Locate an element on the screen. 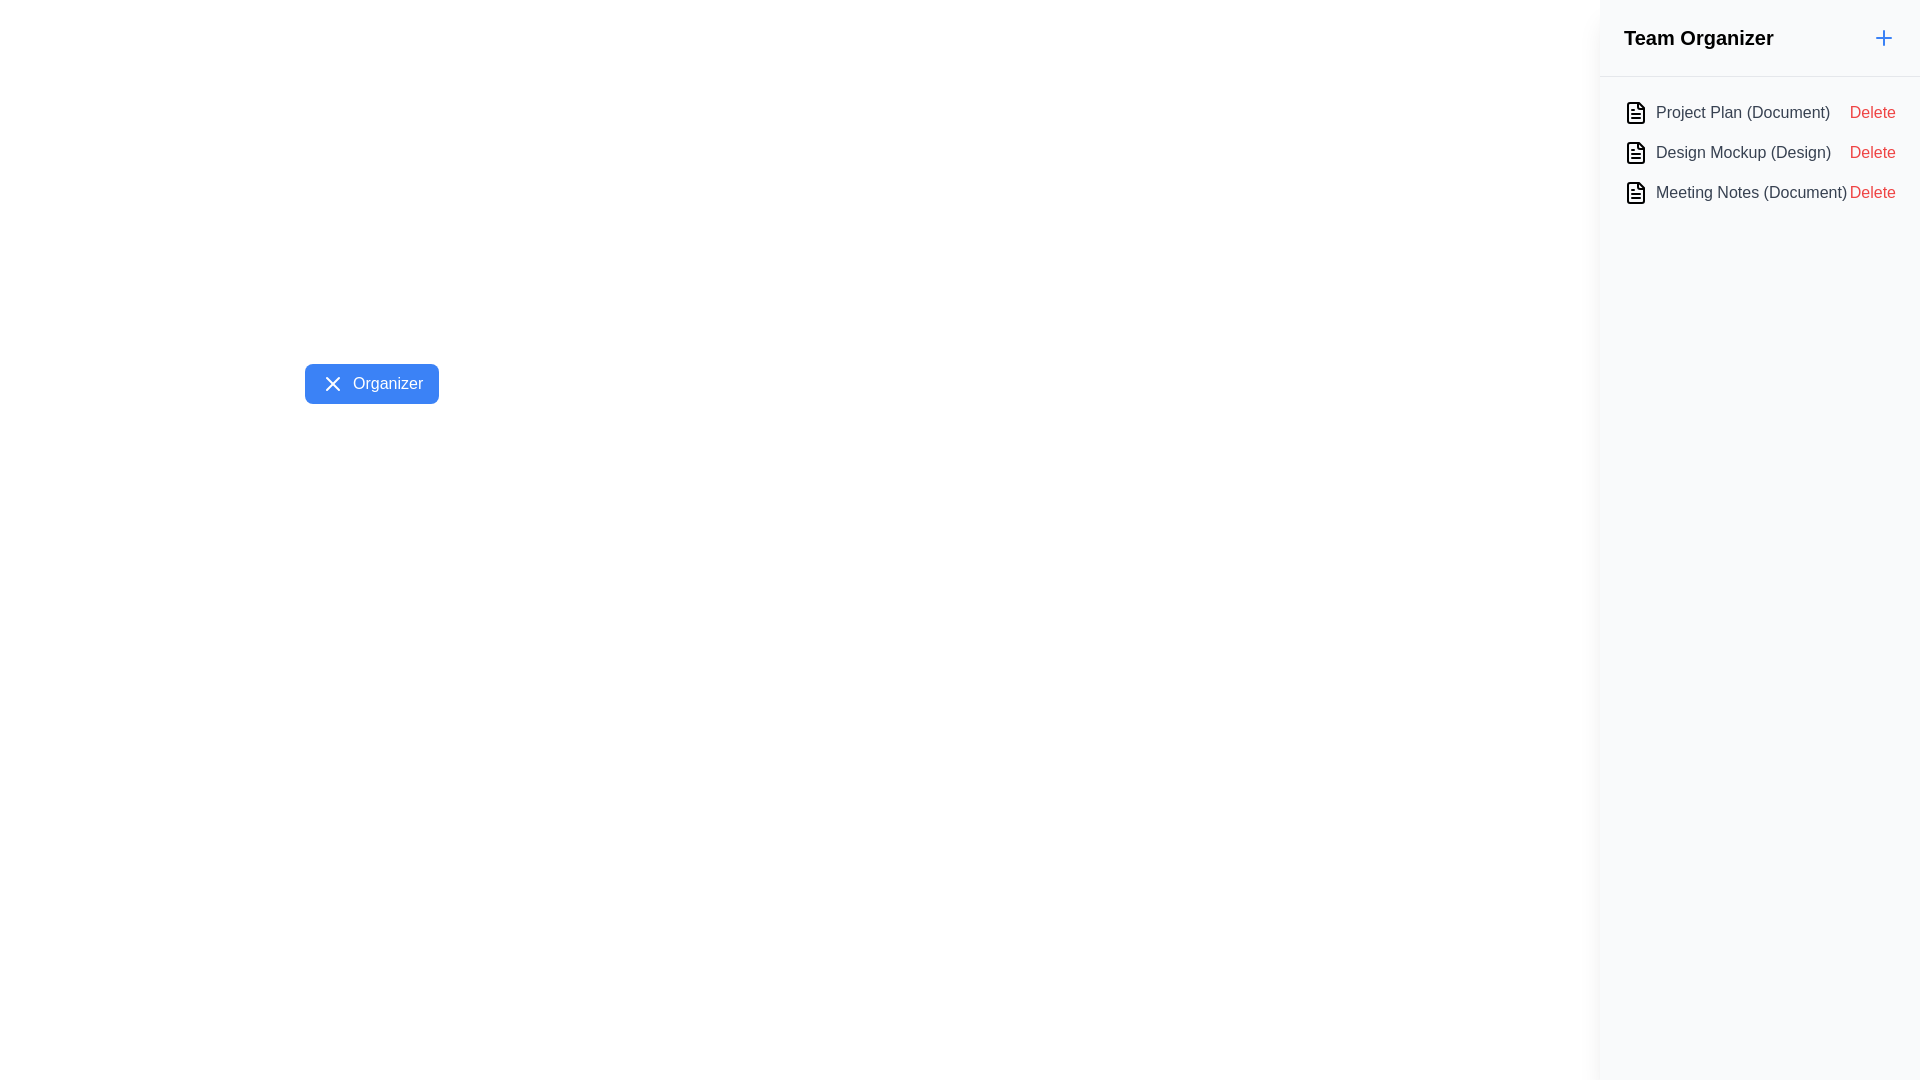 The height and width of the screenshot is (1080, 1920). the 'Team Organizer' text label, which is displayed in bold and large font at the top-right corner of the interface is located at coordinates (1697, 38).